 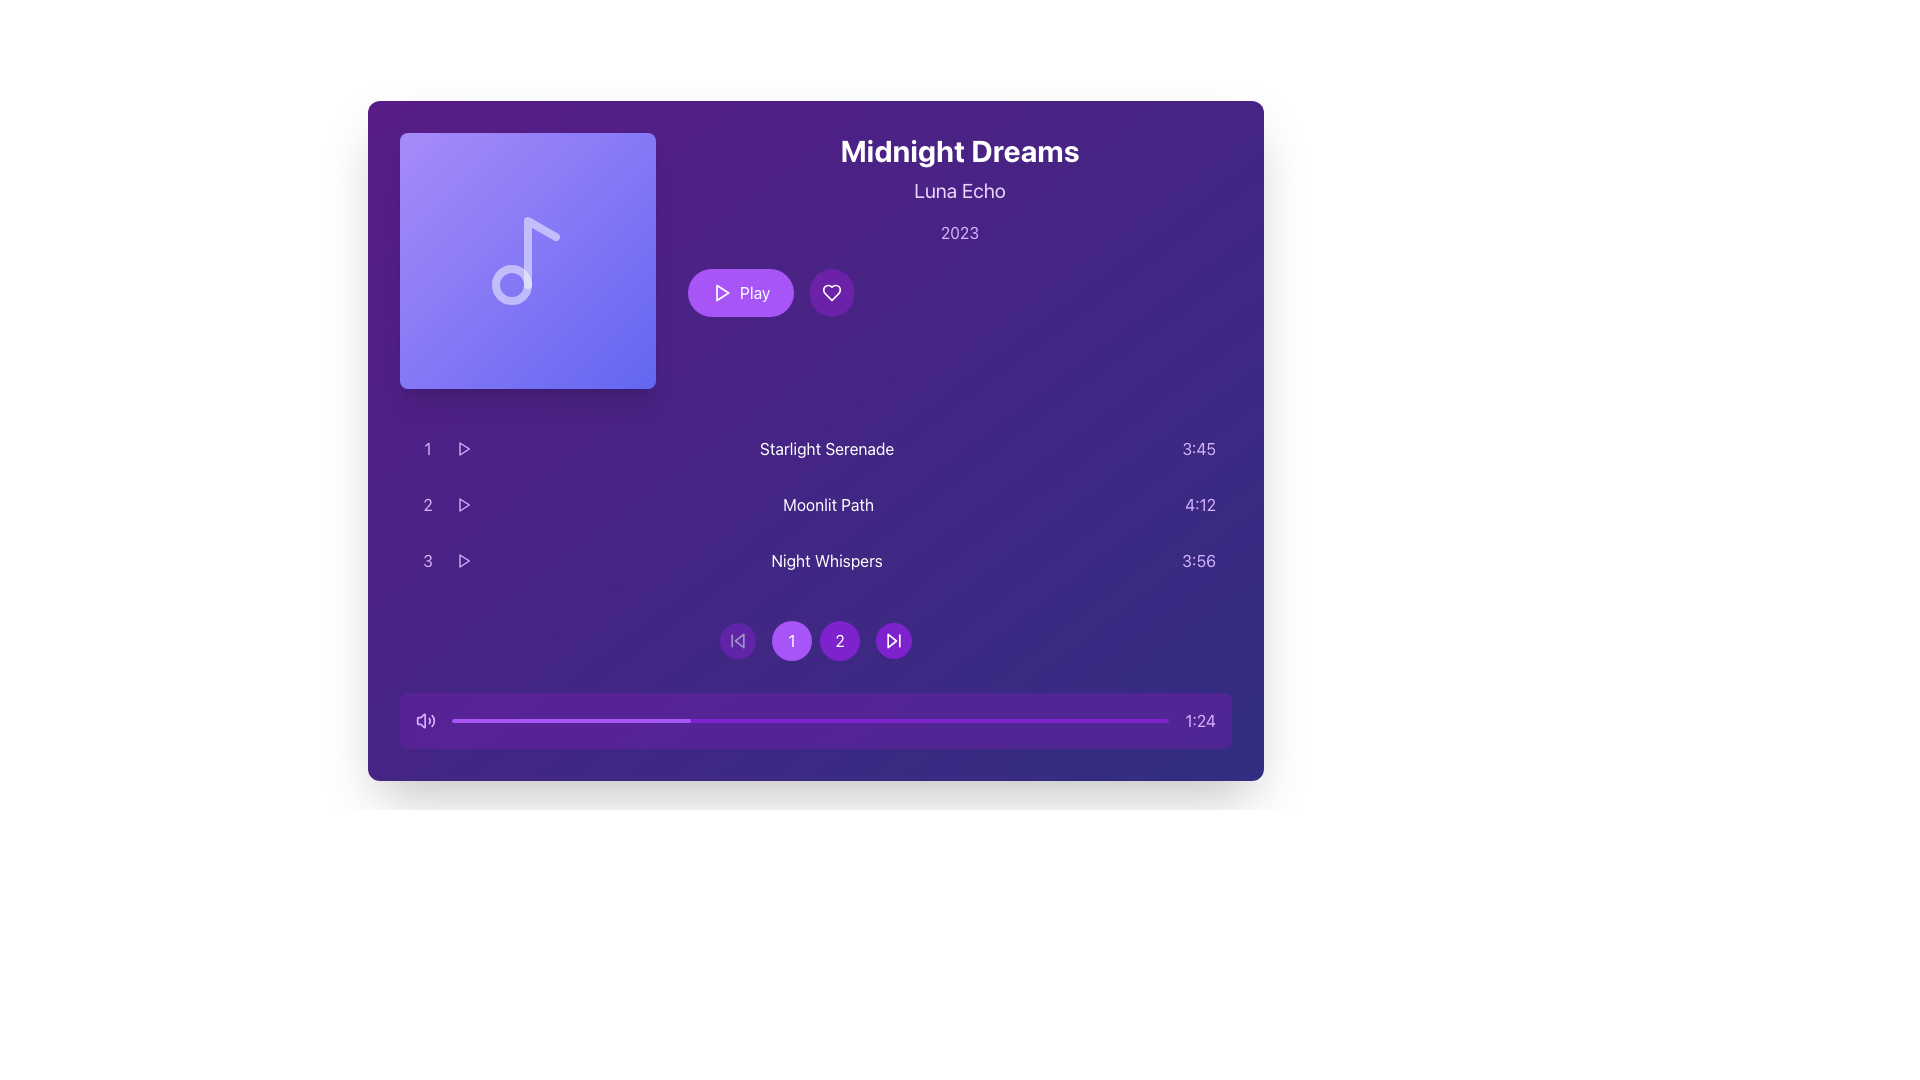 I want to click on playback position, so click(x=645, y=721).